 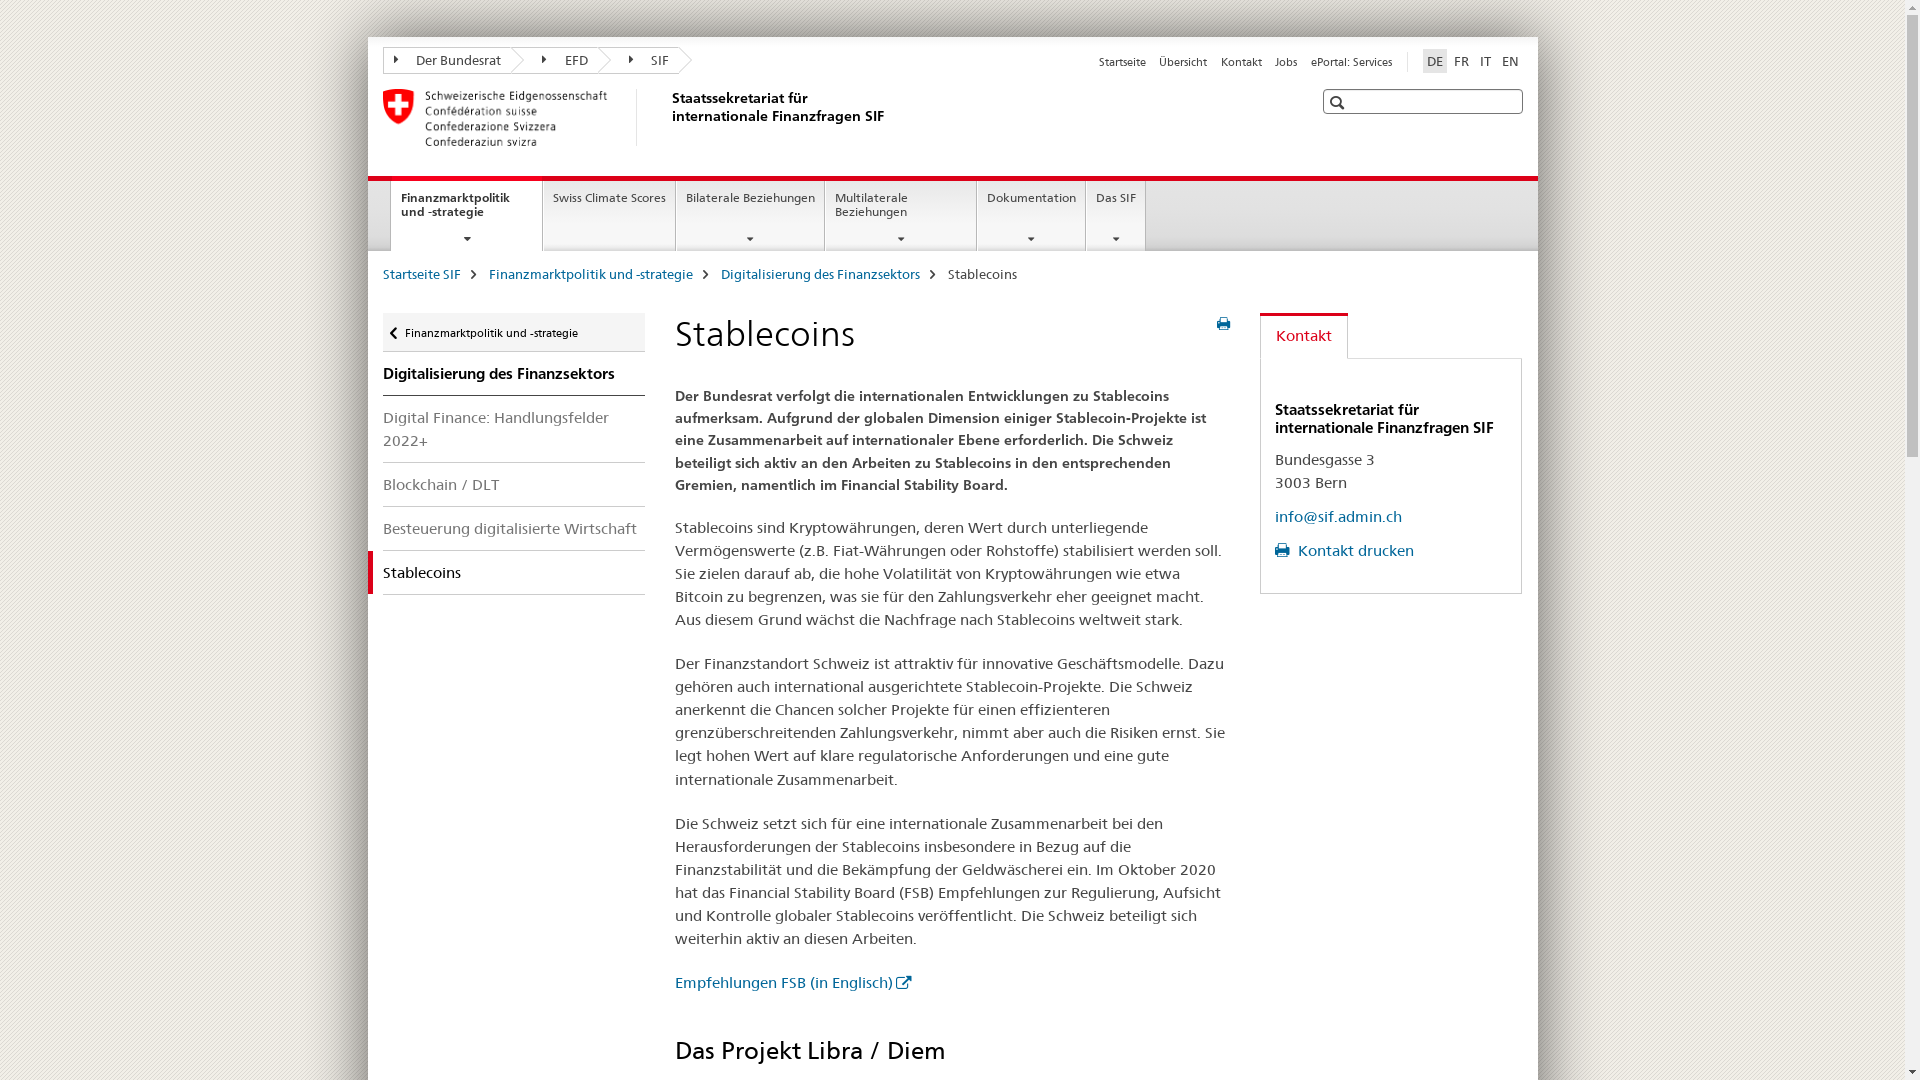 What do you see at coordinates (1476, 60) in the screenshot?
I see `'IT'` at bounding box center [1476, 60].